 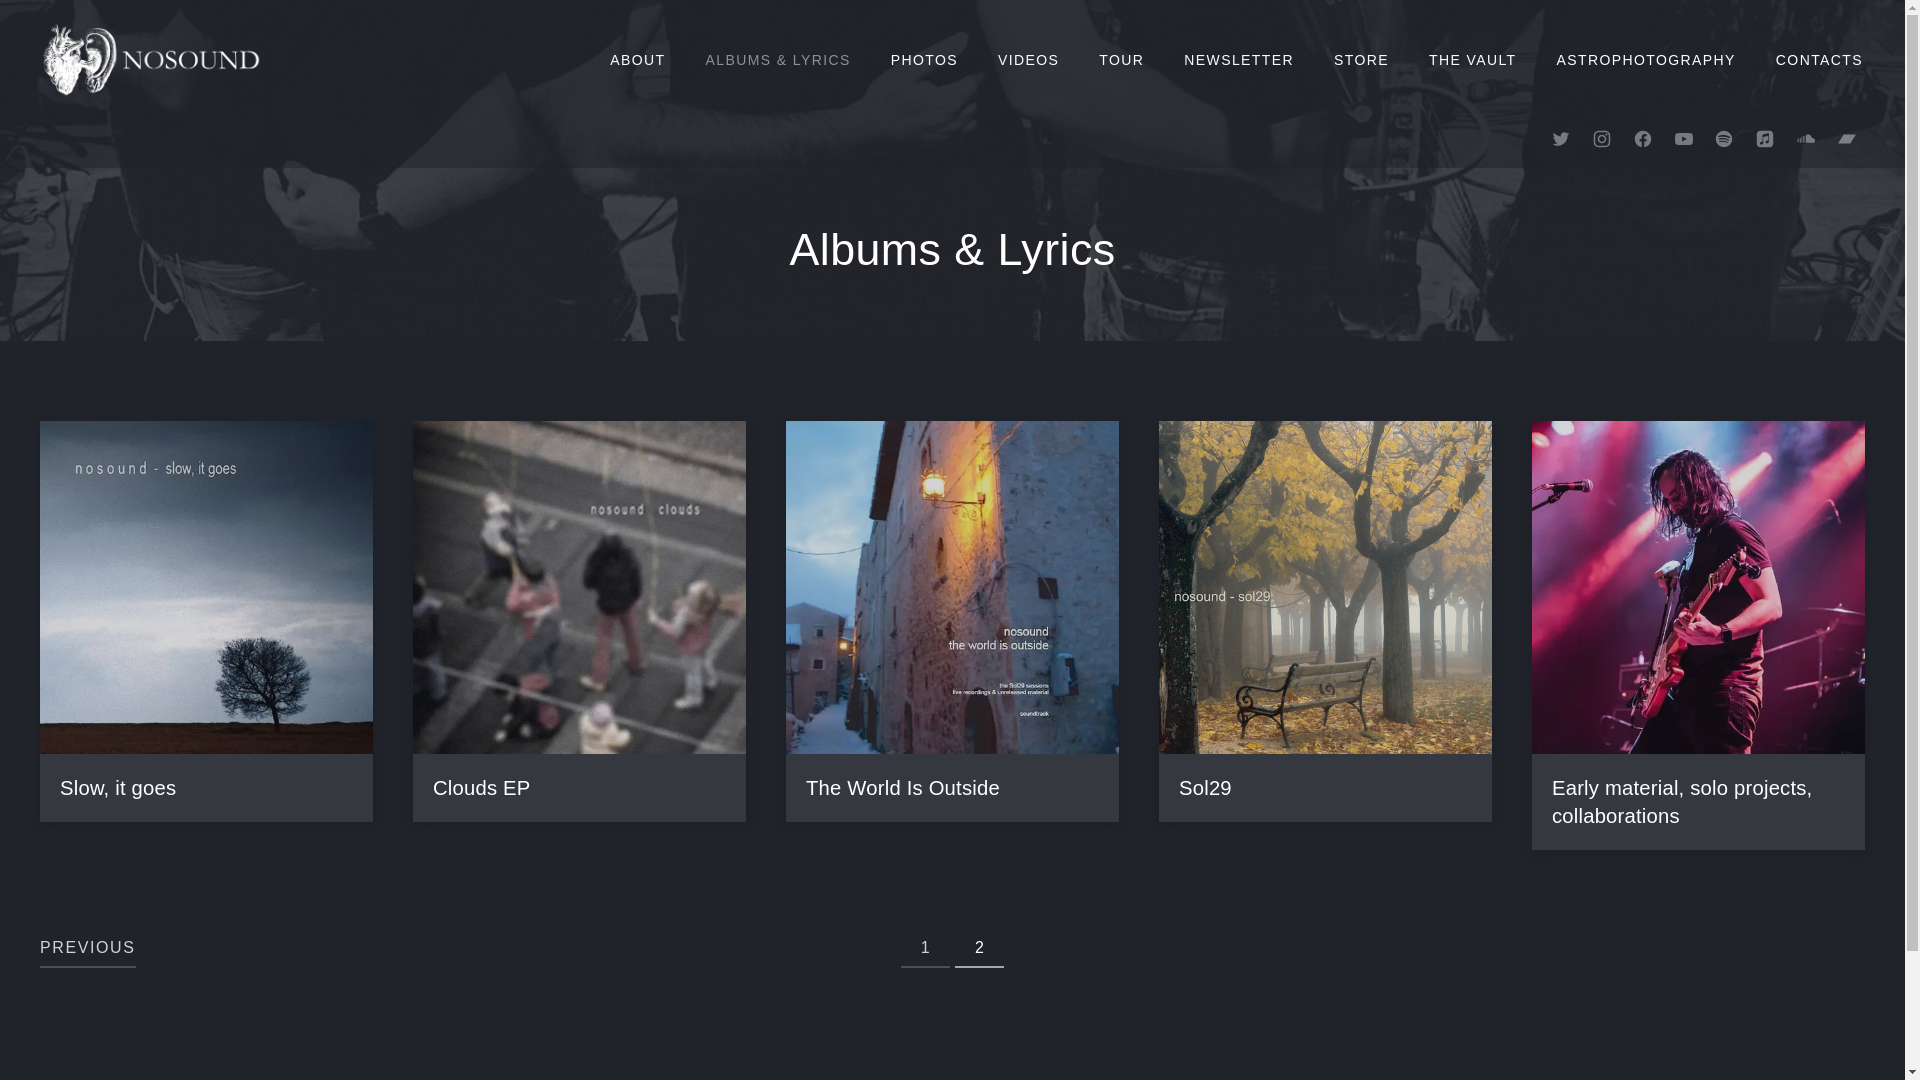 I want to click on 'THE VAULT', so click(x=1473, y=59).